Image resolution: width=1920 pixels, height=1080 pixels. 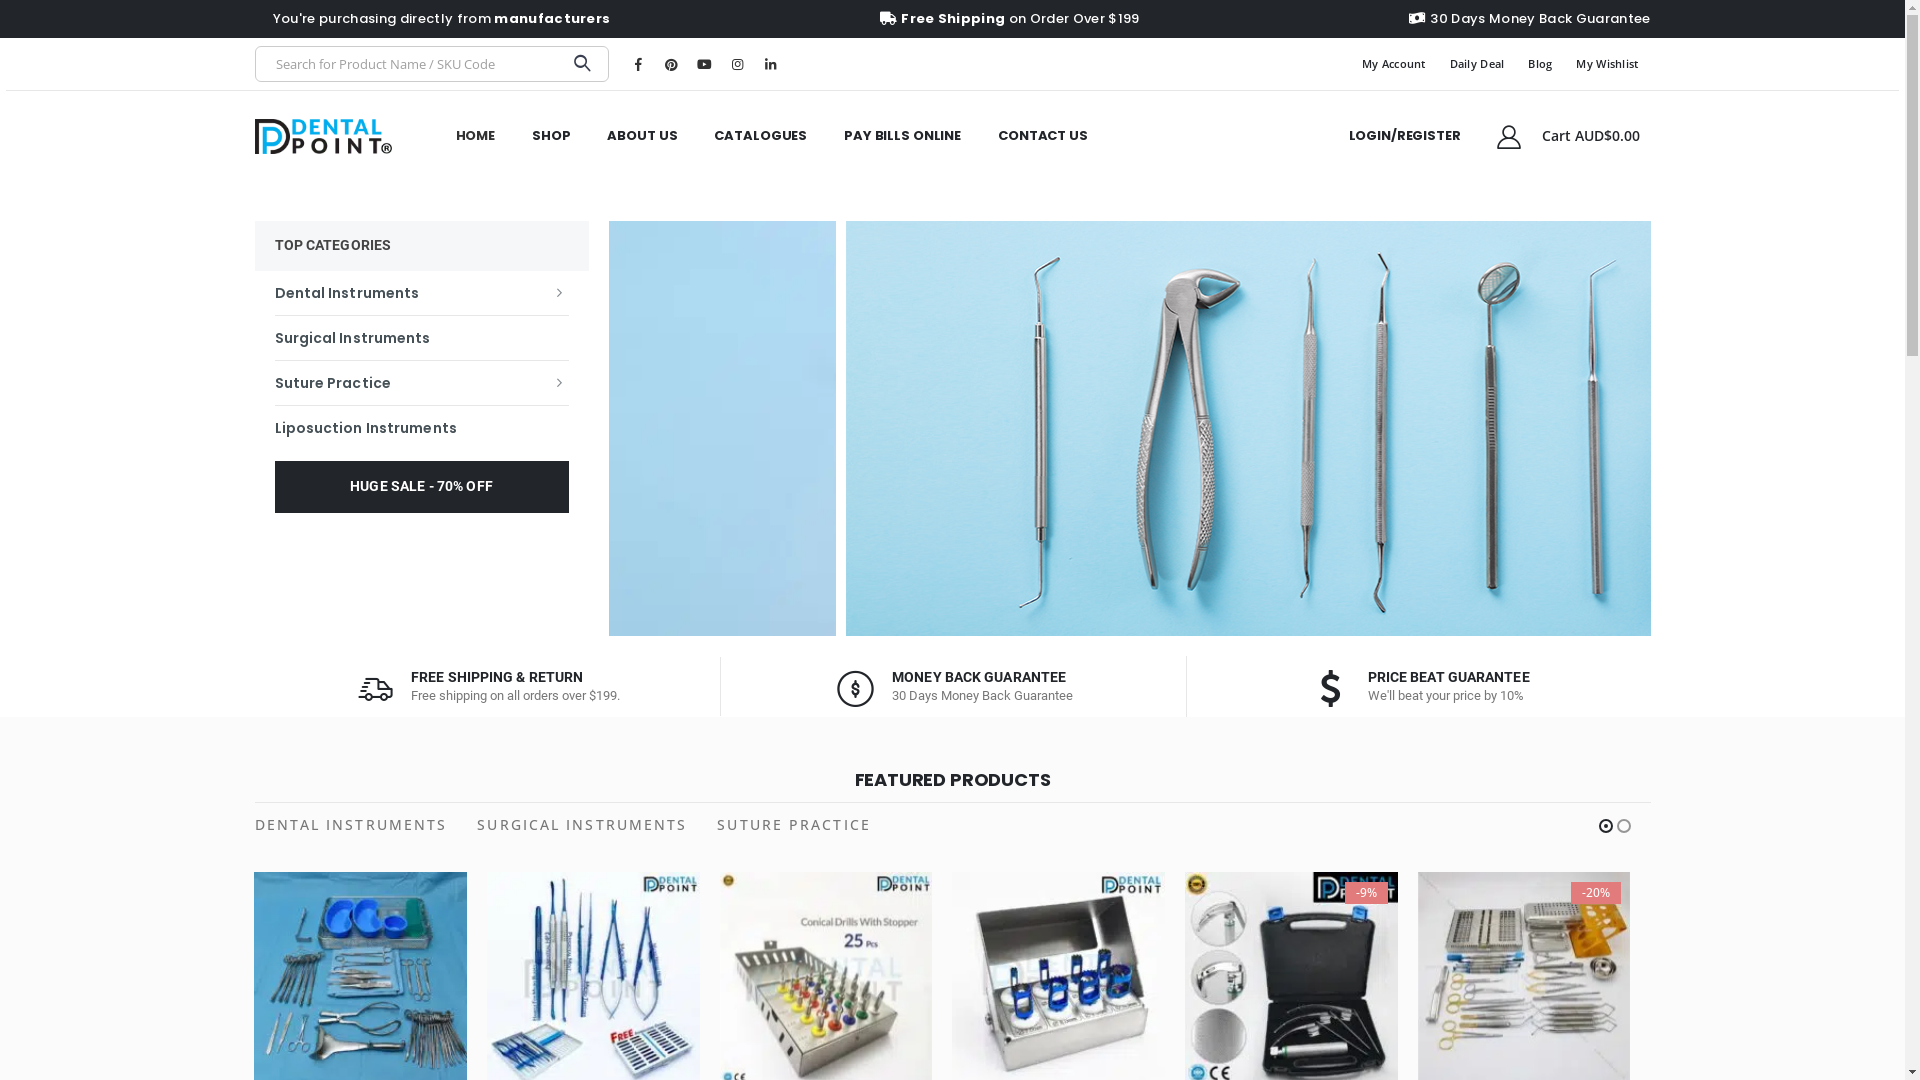 I want to click on 'HOME', so click(x=474, y=135).